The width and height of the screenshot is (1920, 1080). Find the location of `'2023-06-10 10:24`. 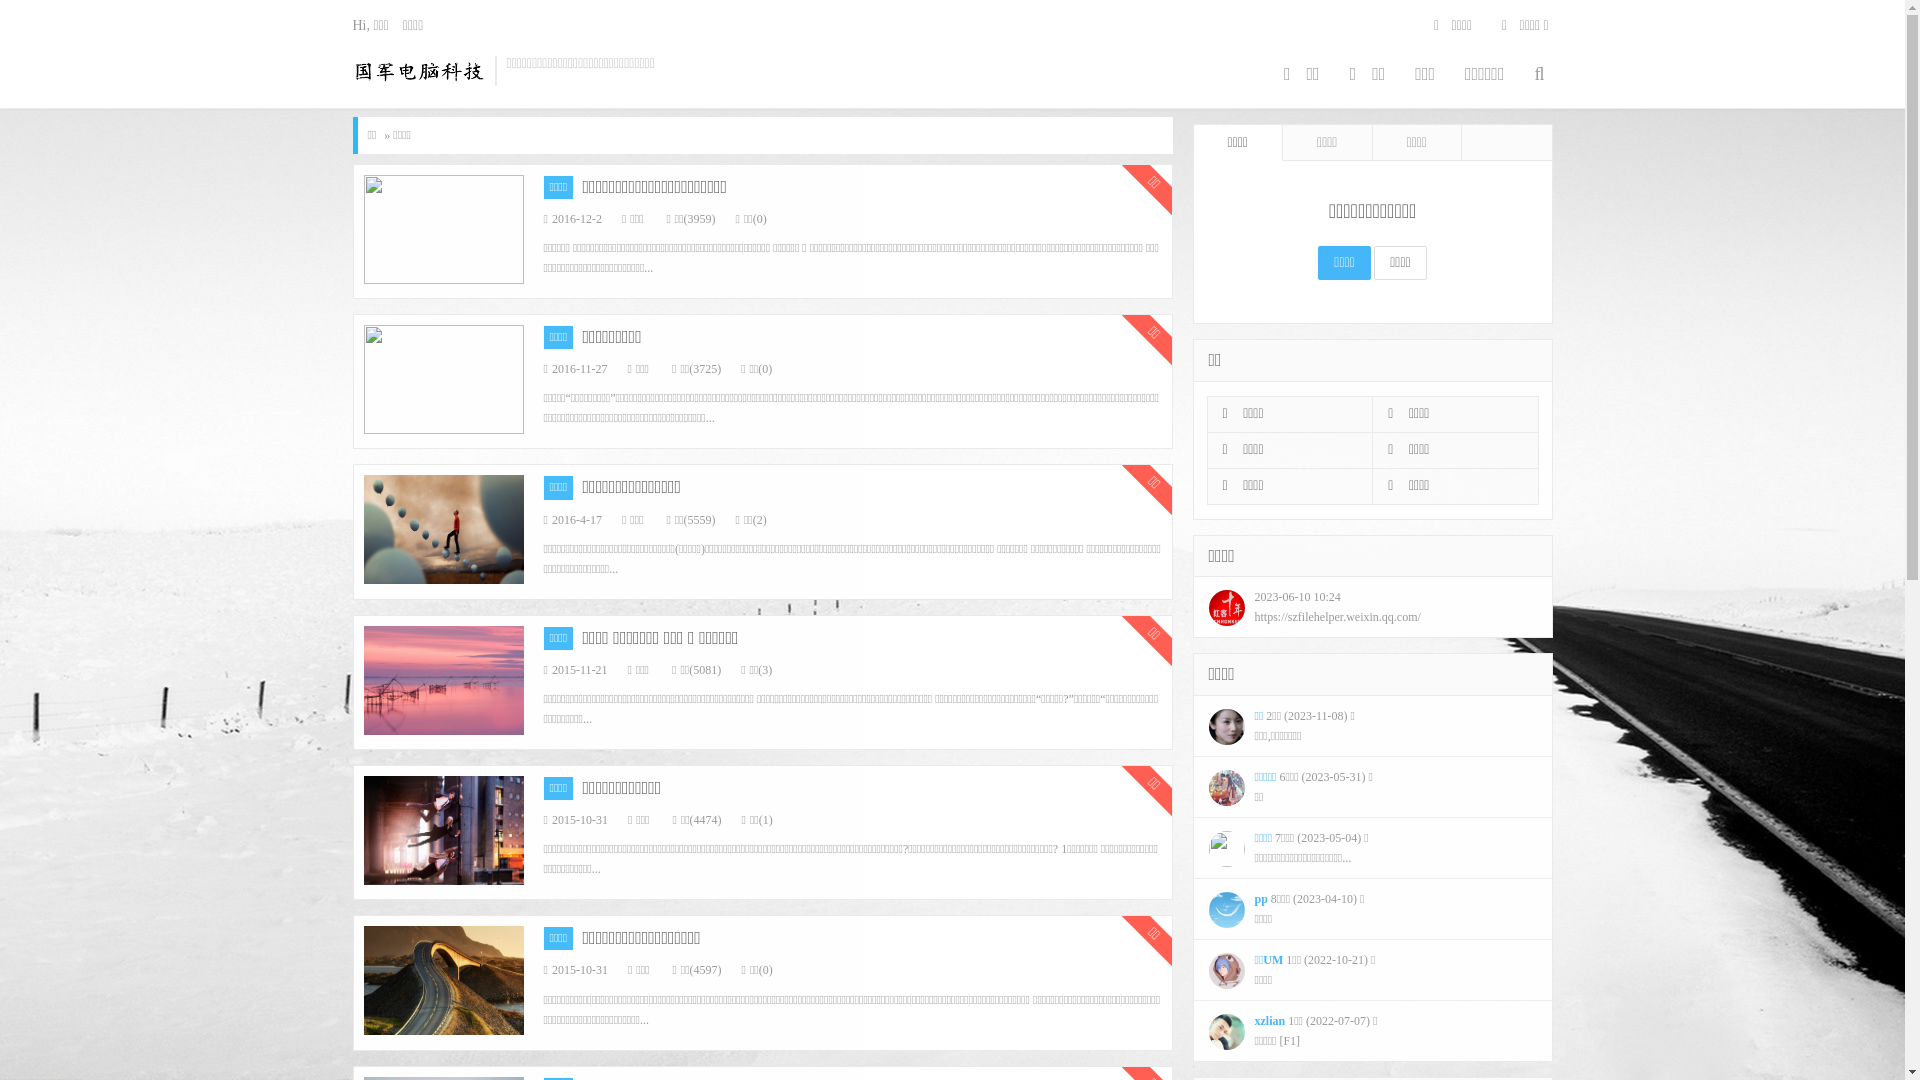

'2023-06-10 10:24 is located at coordinates (1371, 605).